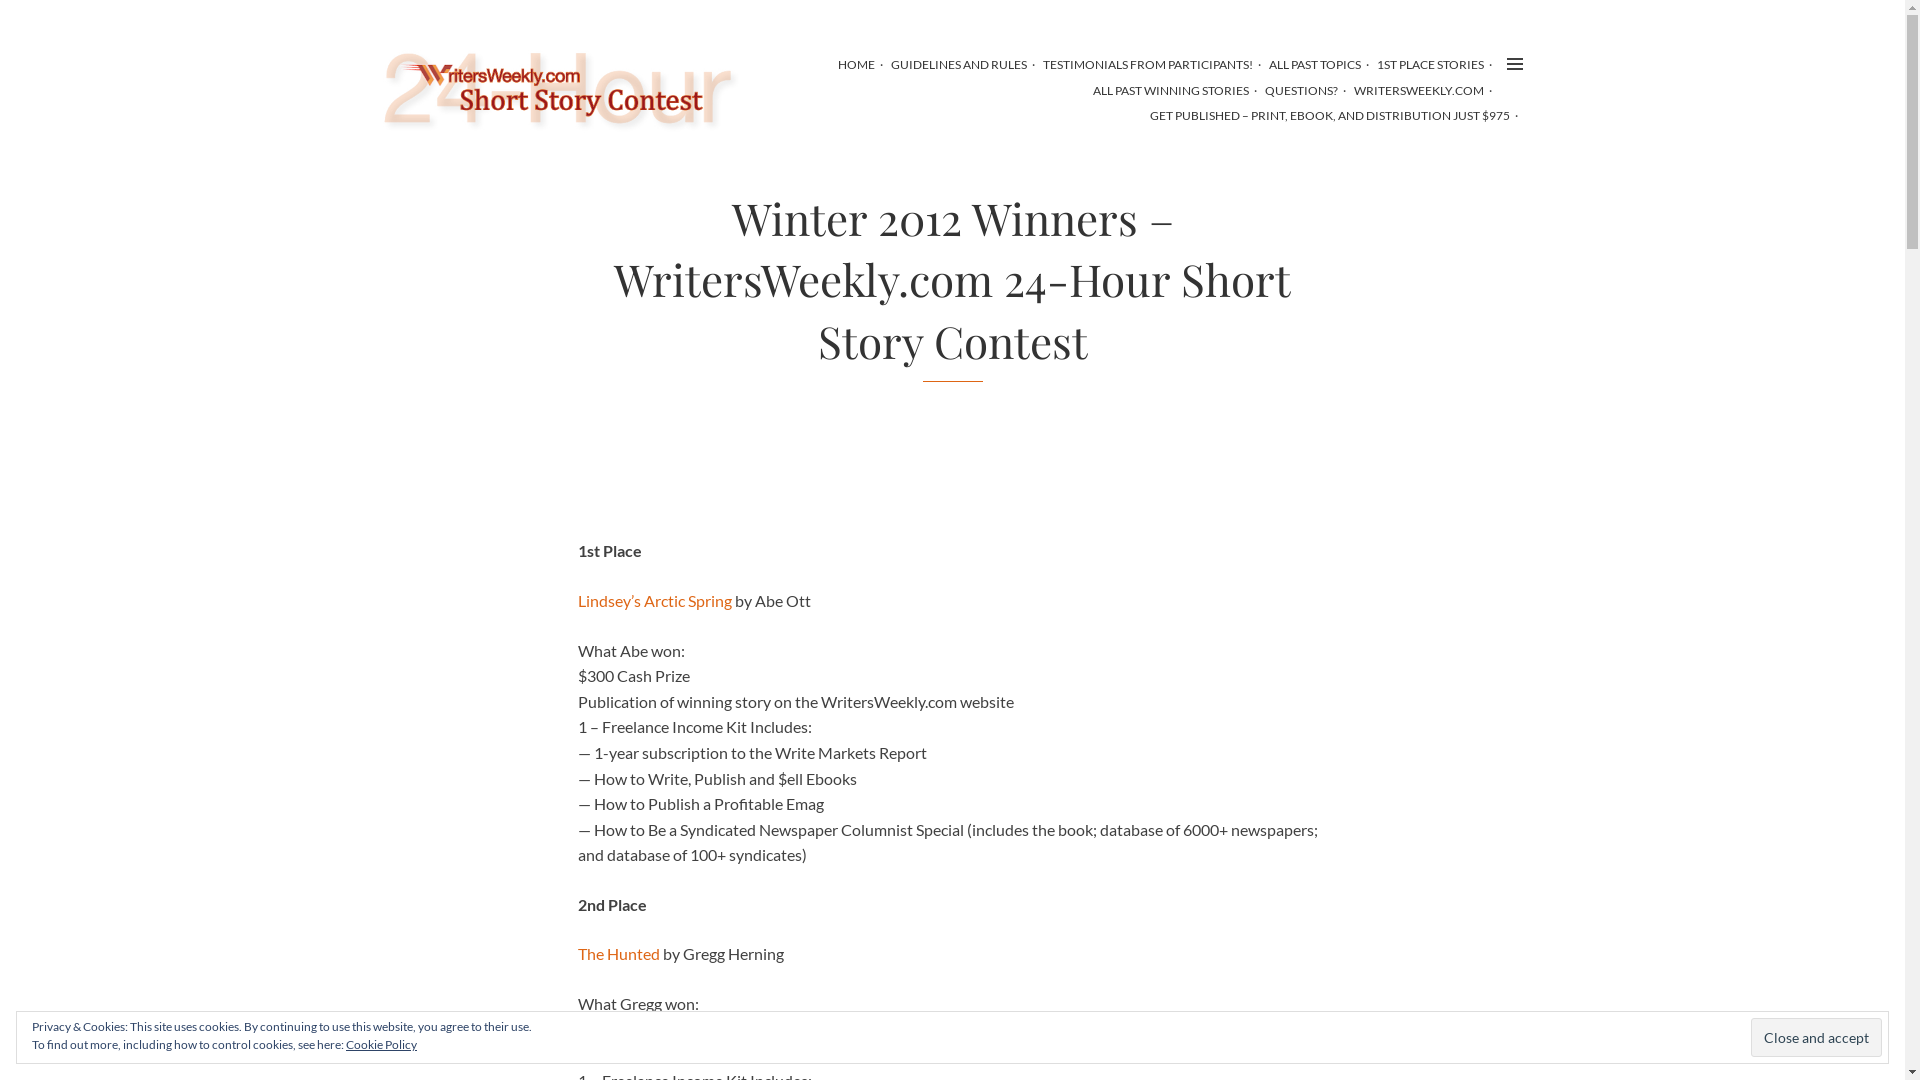  What do you see at coordinates (1300, 90) in the screenshot?
I see `'QUESTIONS?'` at bounding box center [1300, 90].